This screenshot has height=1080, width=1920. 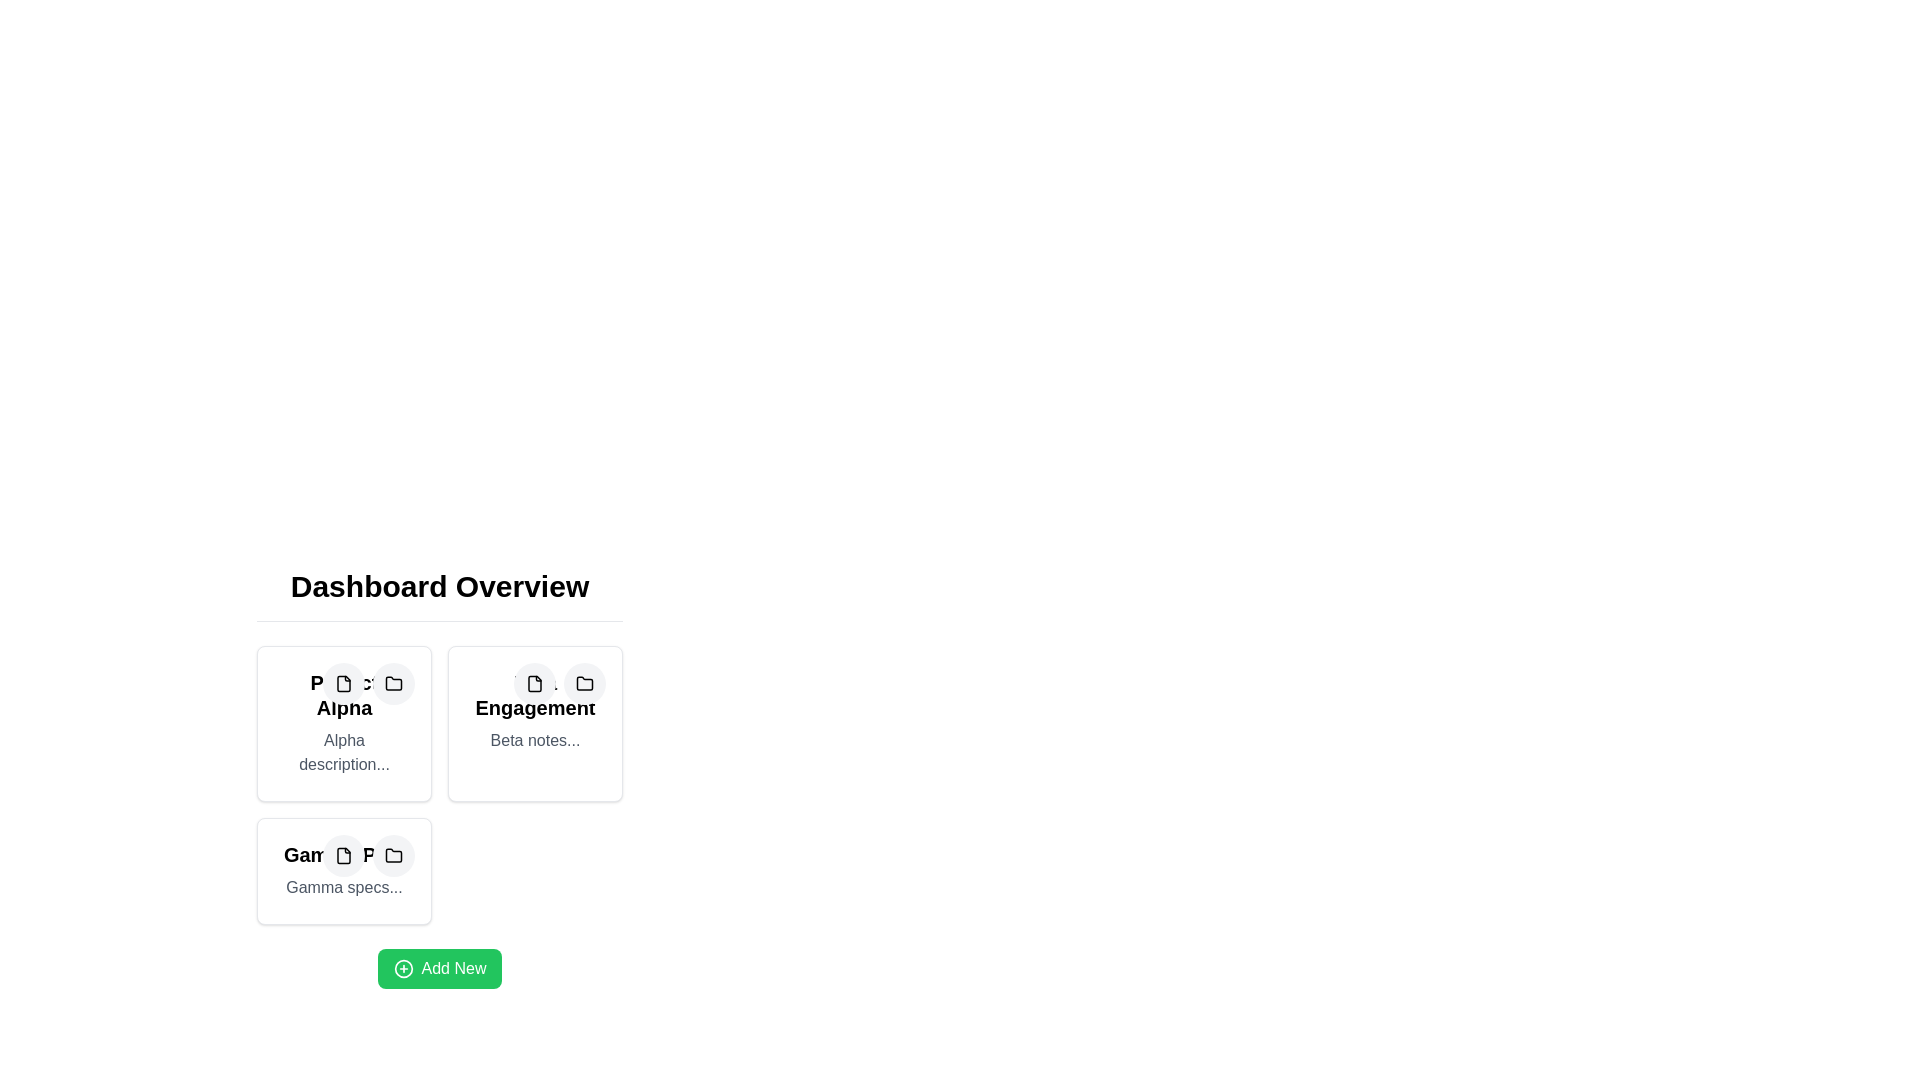 What do you see at coordinates (344, 724) in the screenshot?
I see `the interactive icons on the first card component in the project dashboard, which is located at the top-left corner of the grid layout` at bounding box center [344, 724].